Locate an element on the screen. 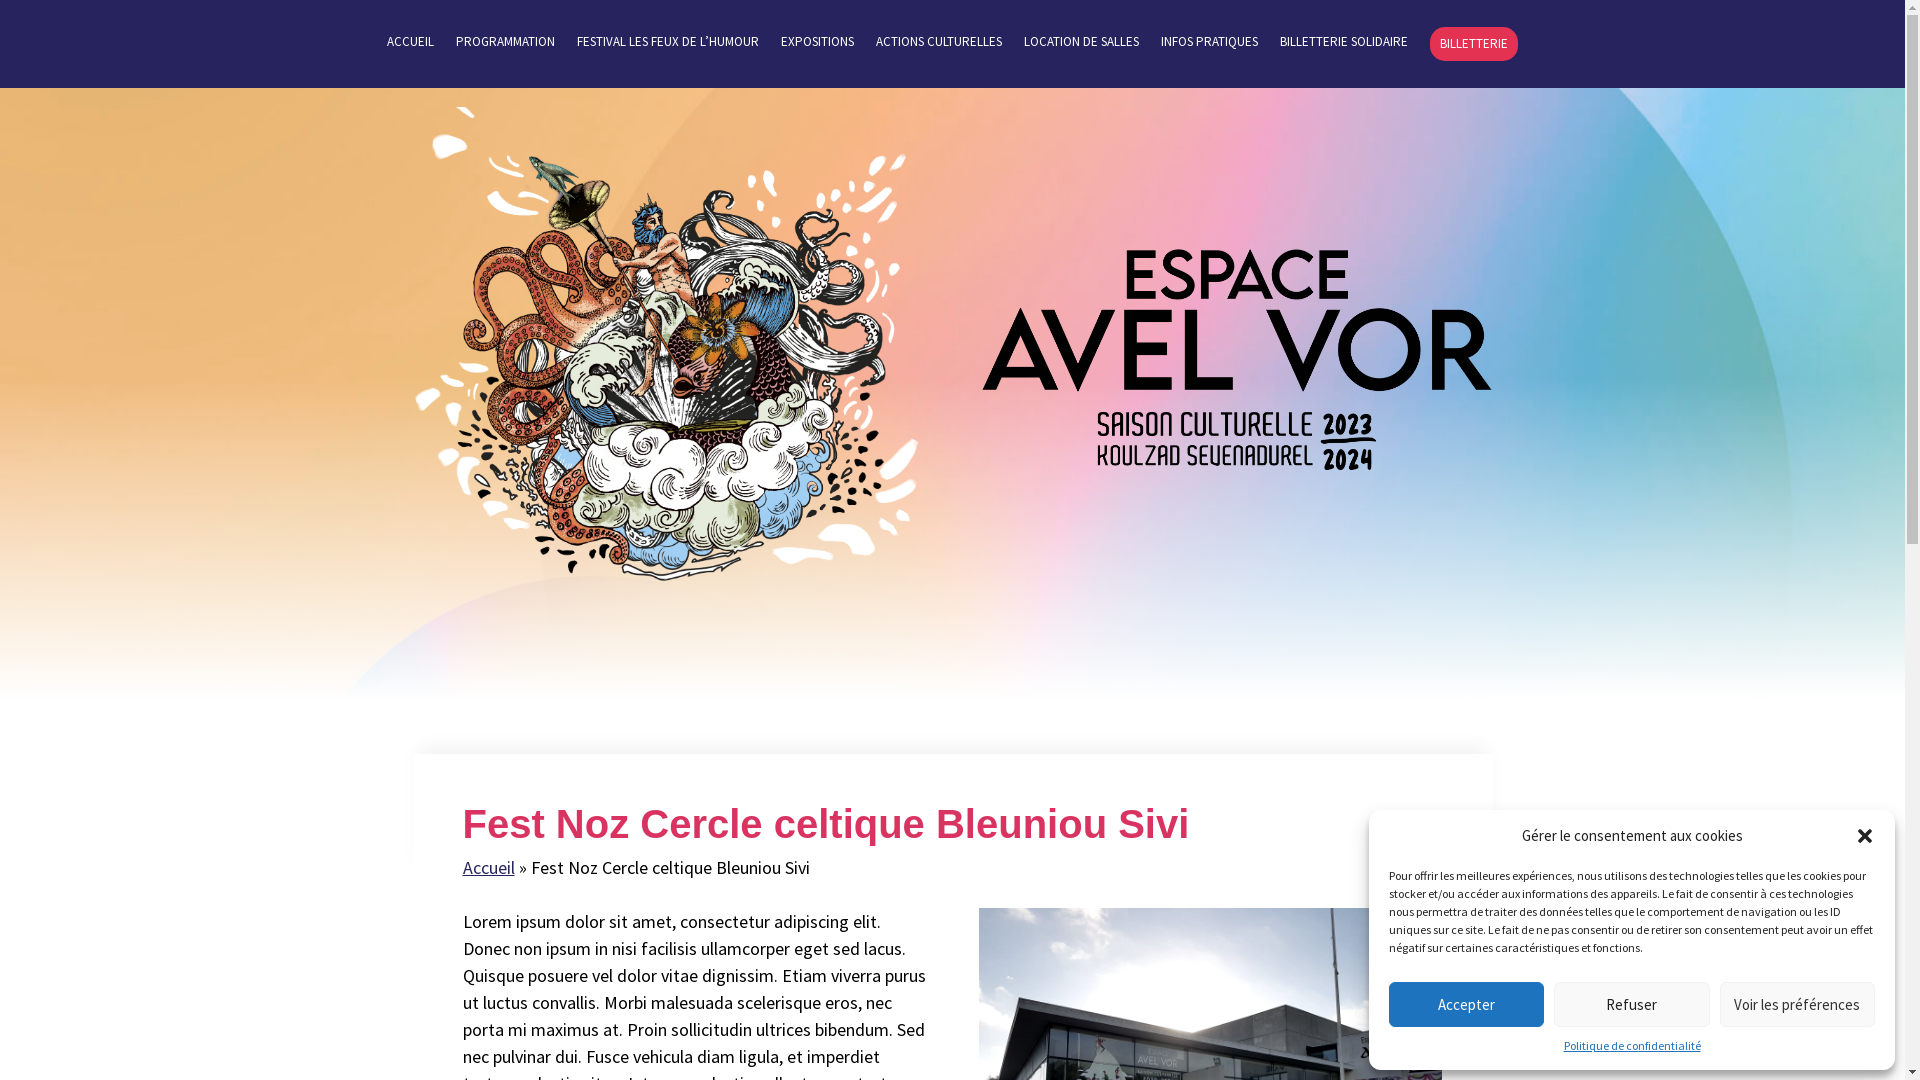  'LOCATION DE SALLES' is located at coordinates (1080, 46).